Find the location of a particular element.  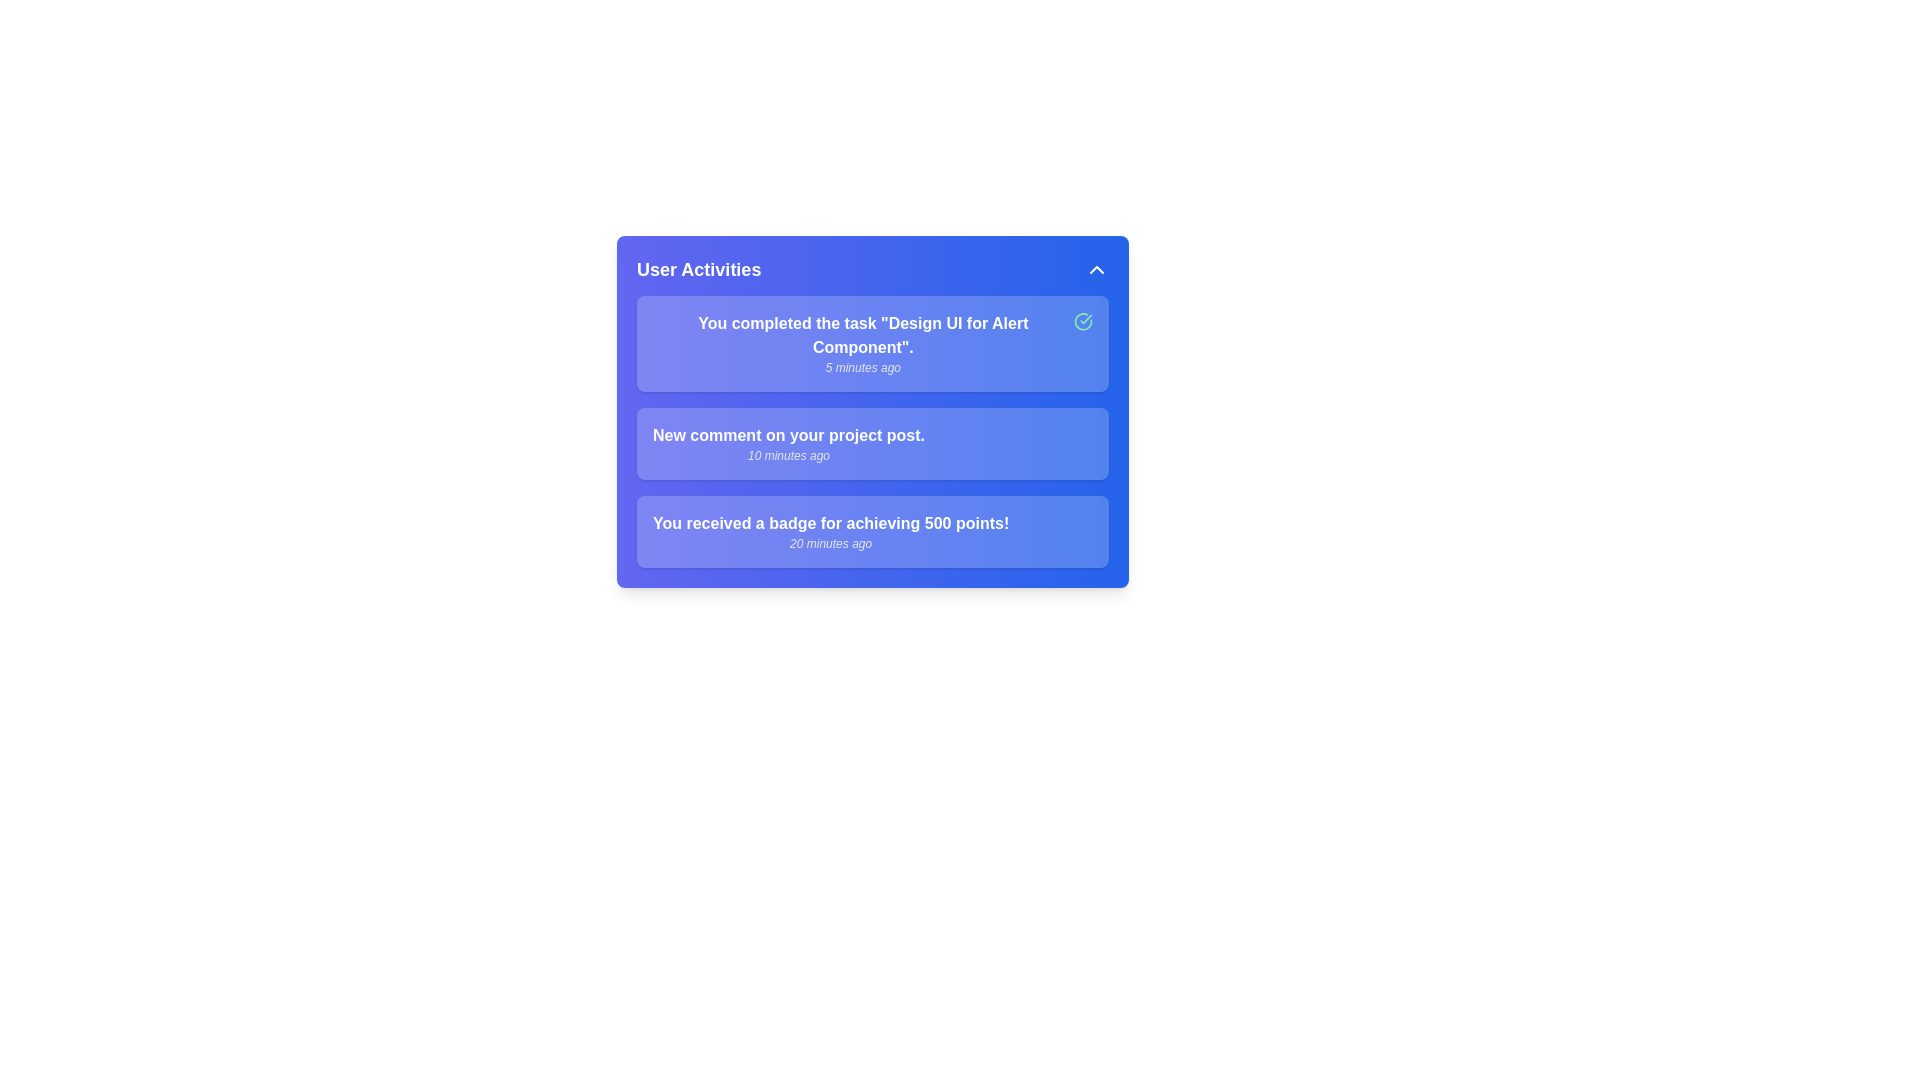

the static text label notifying the user of earning a badge for 500 points, which is located in the third notification panel of the 'User Activities' section is located at coordinates (831, 523).